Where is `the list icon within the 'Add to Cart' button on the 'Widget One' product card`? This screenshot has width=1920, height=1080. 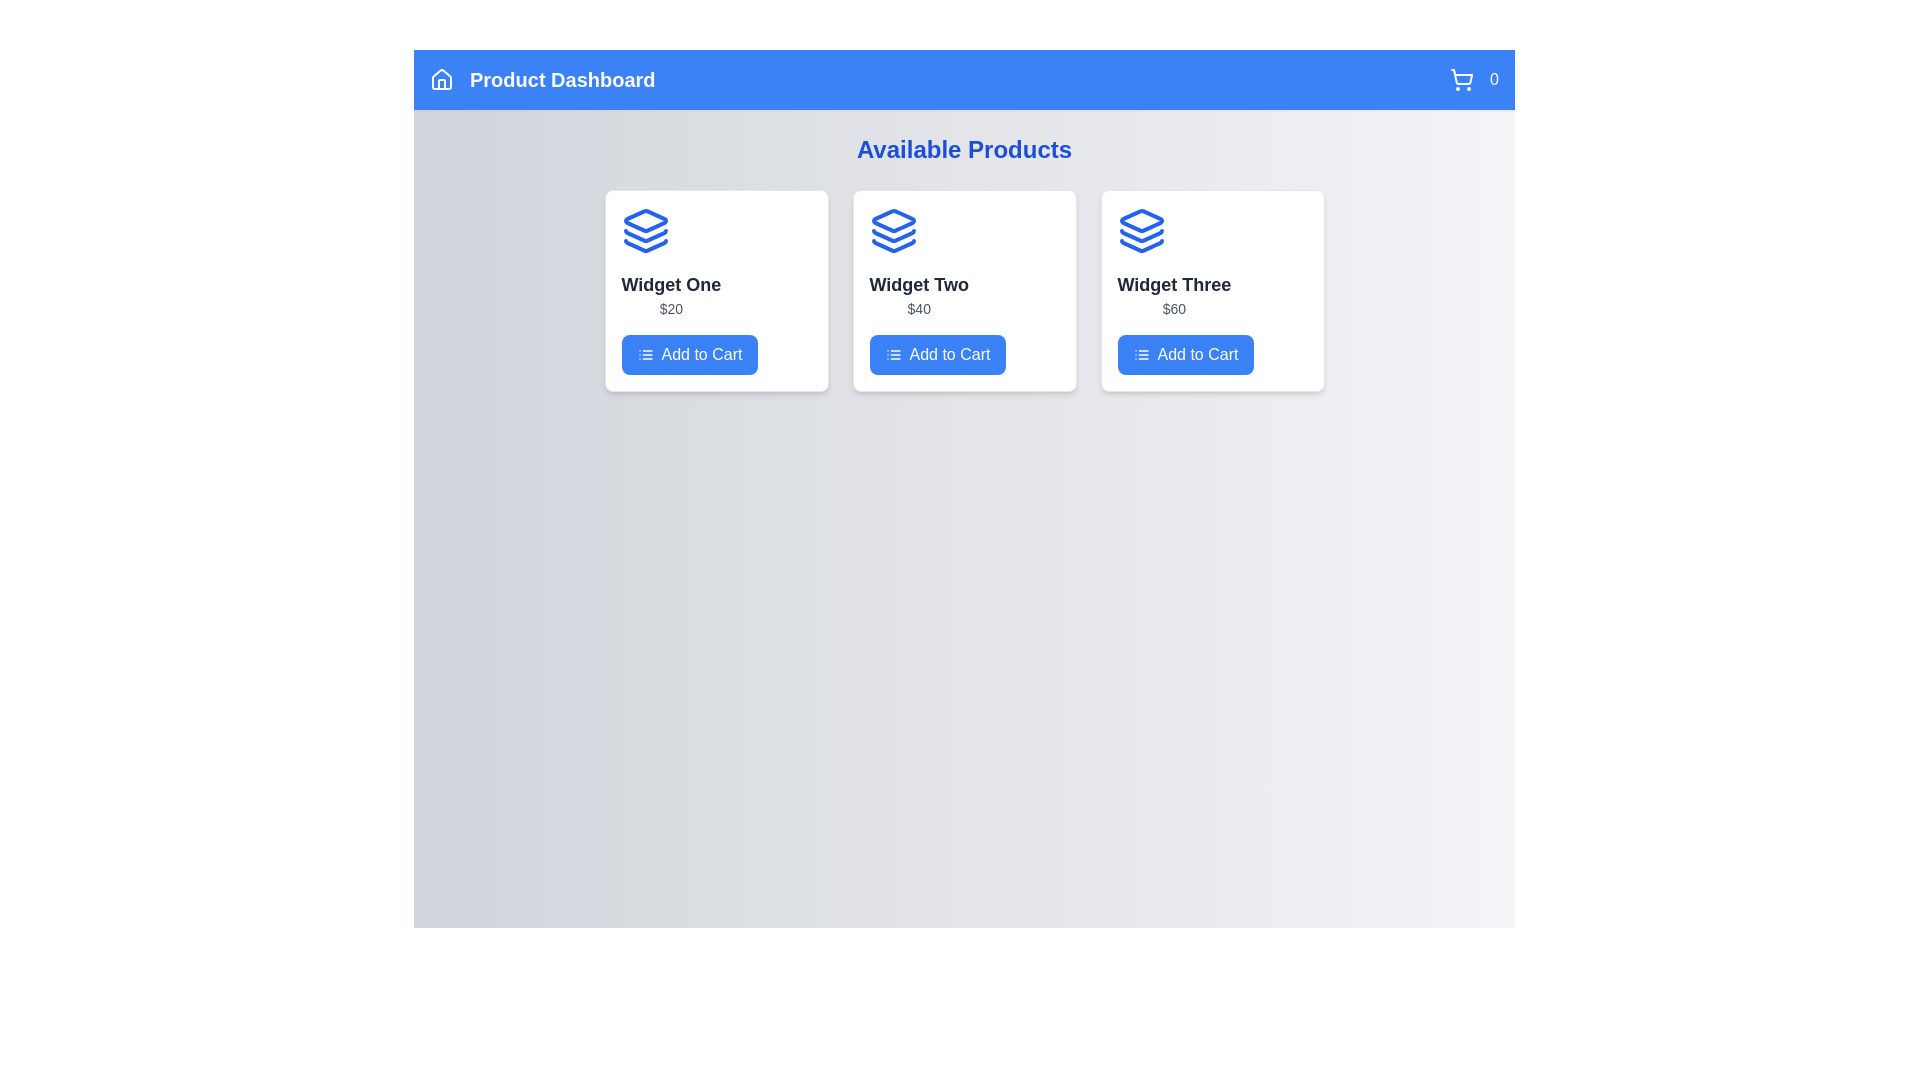
the list icon within the 'Add to Cart' button on the 'Widget One' product card is located at coordinates (645, 353).